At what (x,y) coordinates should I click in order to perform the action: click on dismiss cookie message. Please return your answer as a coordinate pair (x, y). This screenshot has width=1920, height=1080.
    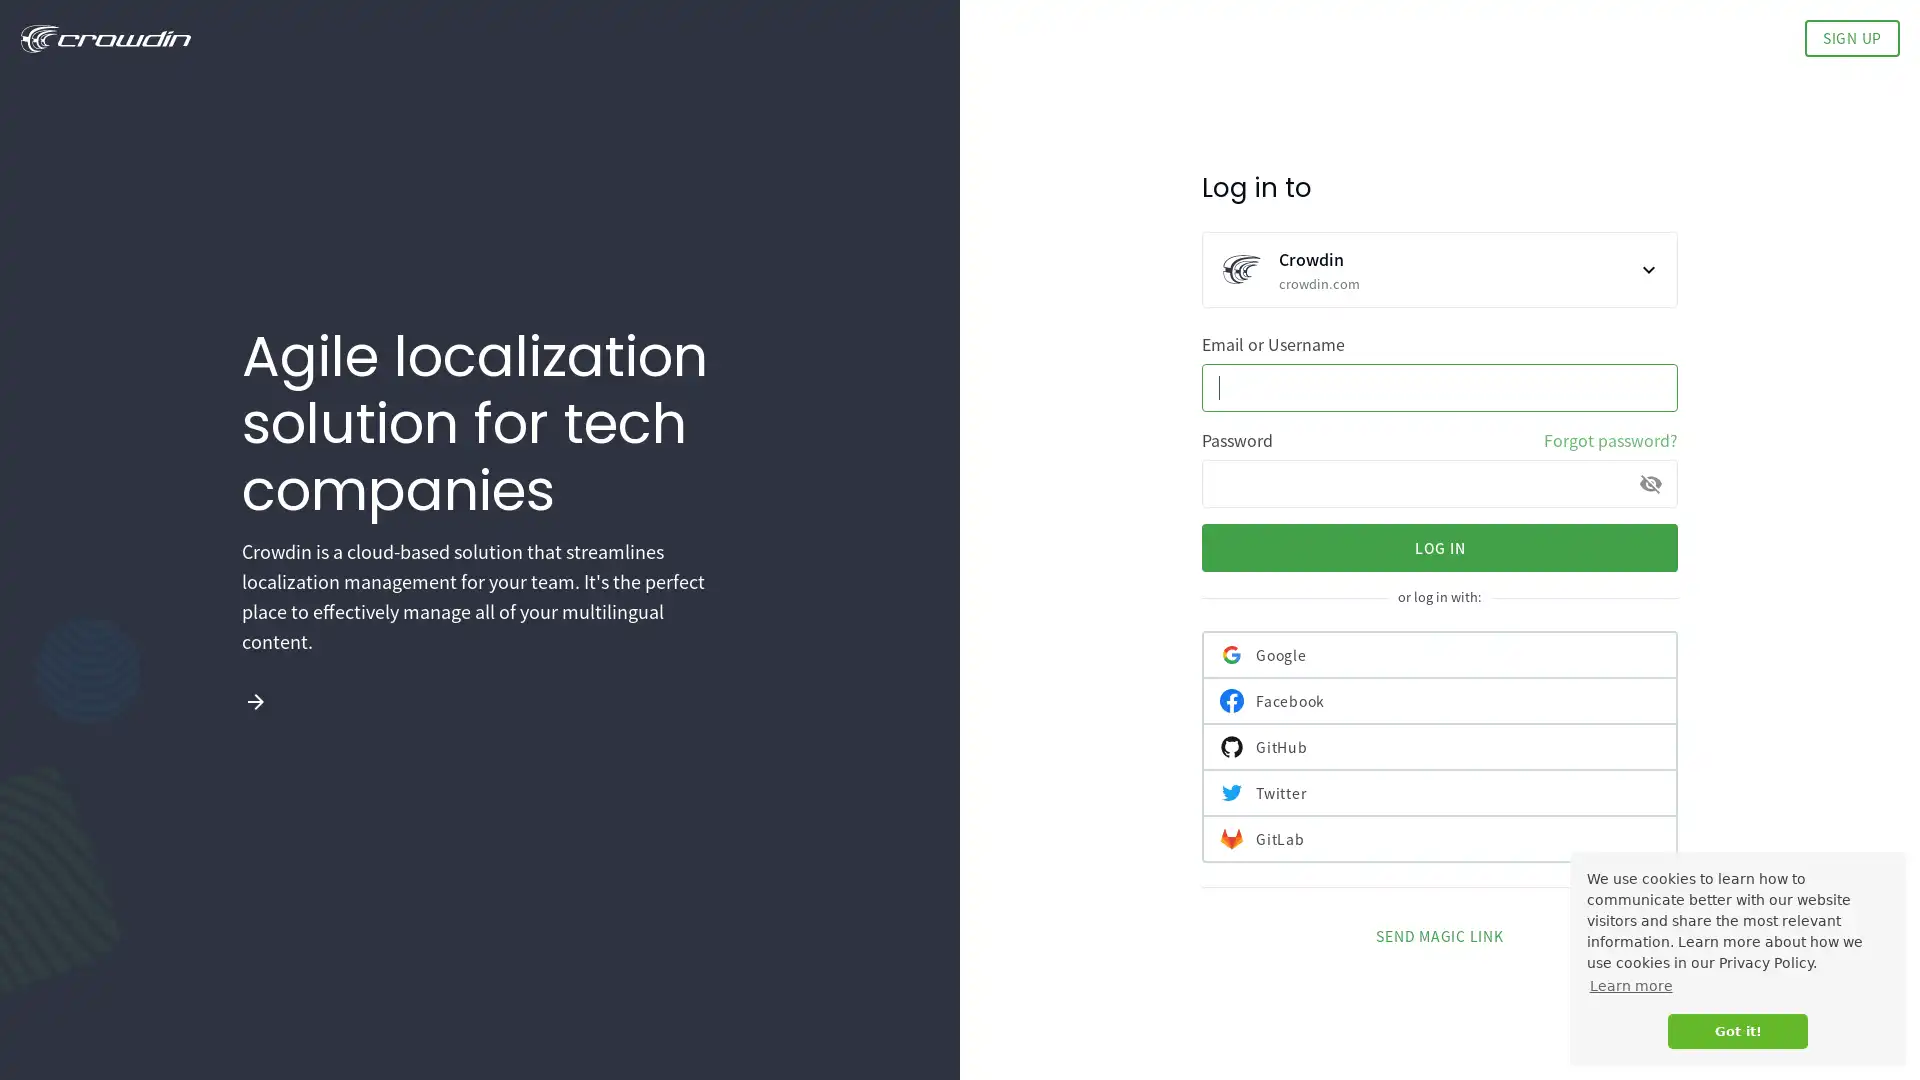
    Looking at the image, I should click on (1736, 1031).